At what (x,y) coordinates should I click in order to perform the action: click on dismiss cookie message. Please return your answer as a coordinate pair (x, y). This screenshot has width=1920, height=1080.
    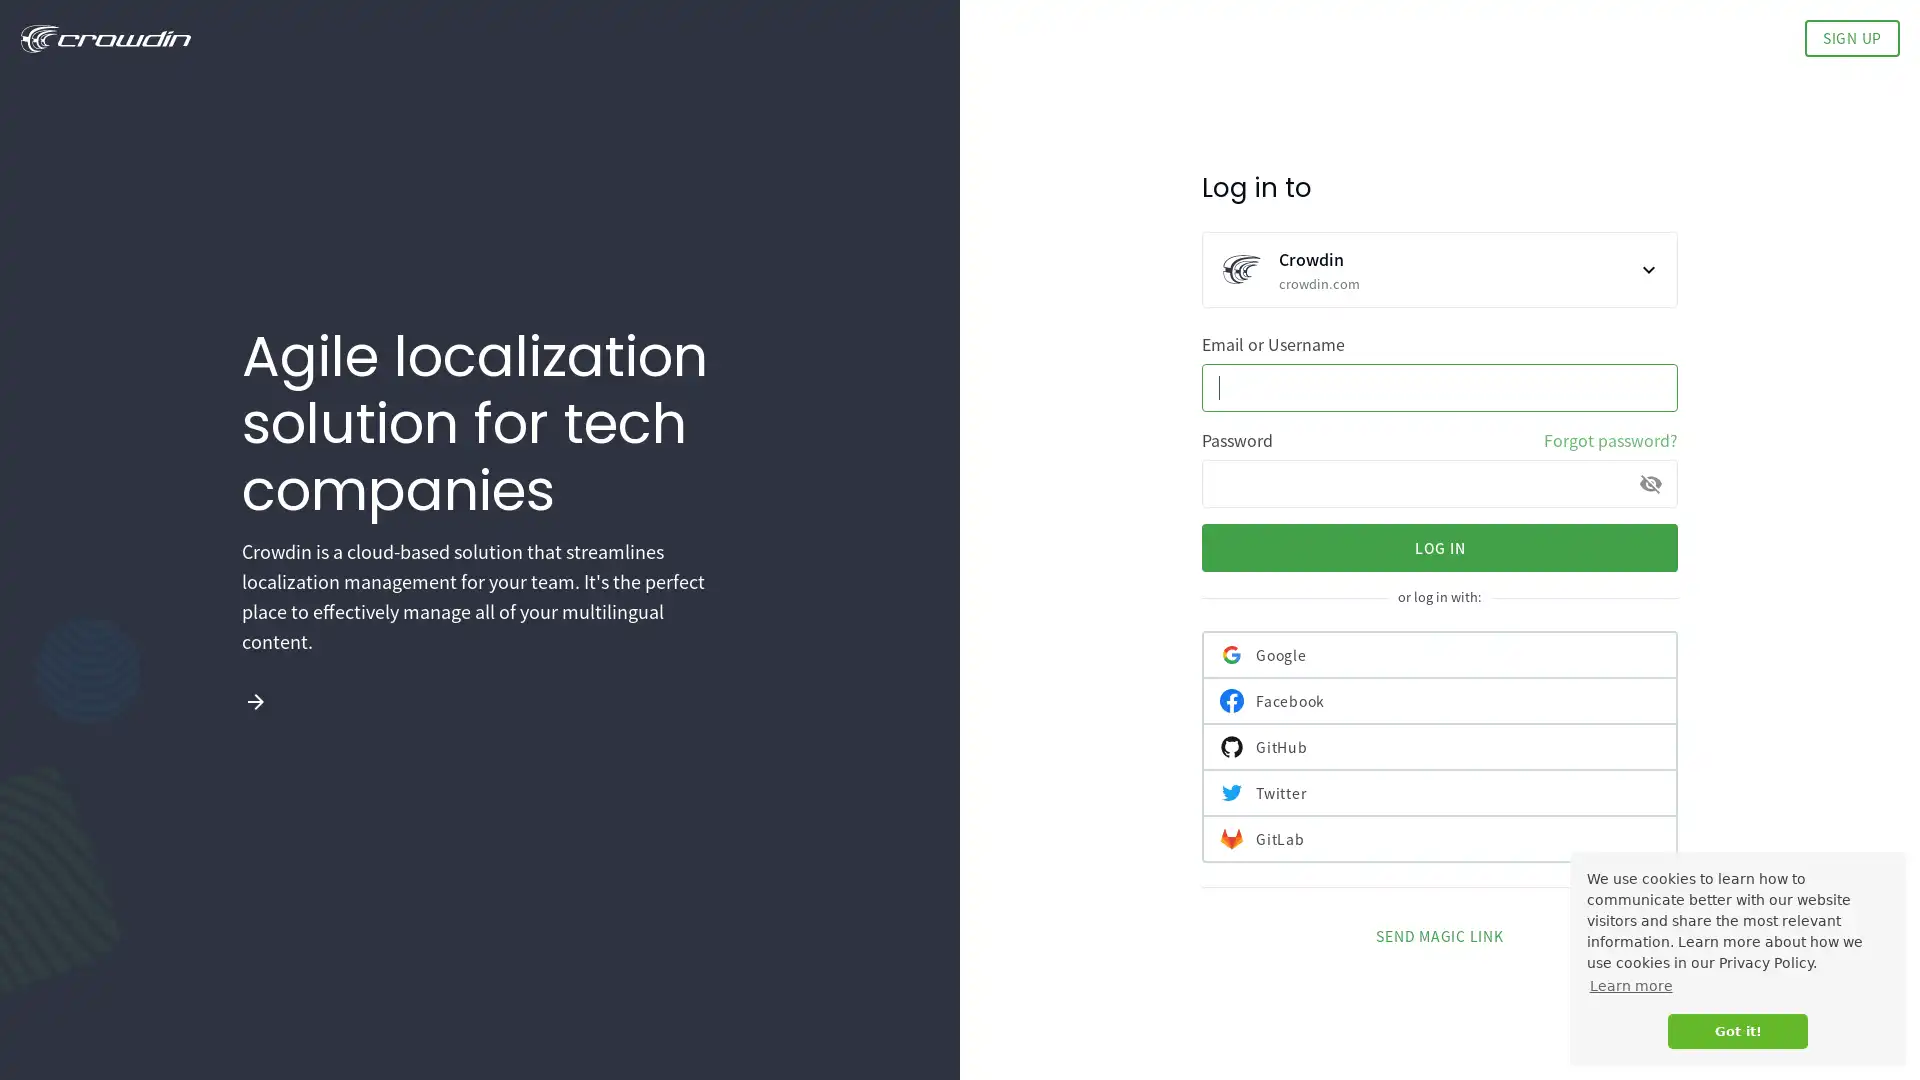
    Looking at the image, I should click on (1736, 1031).